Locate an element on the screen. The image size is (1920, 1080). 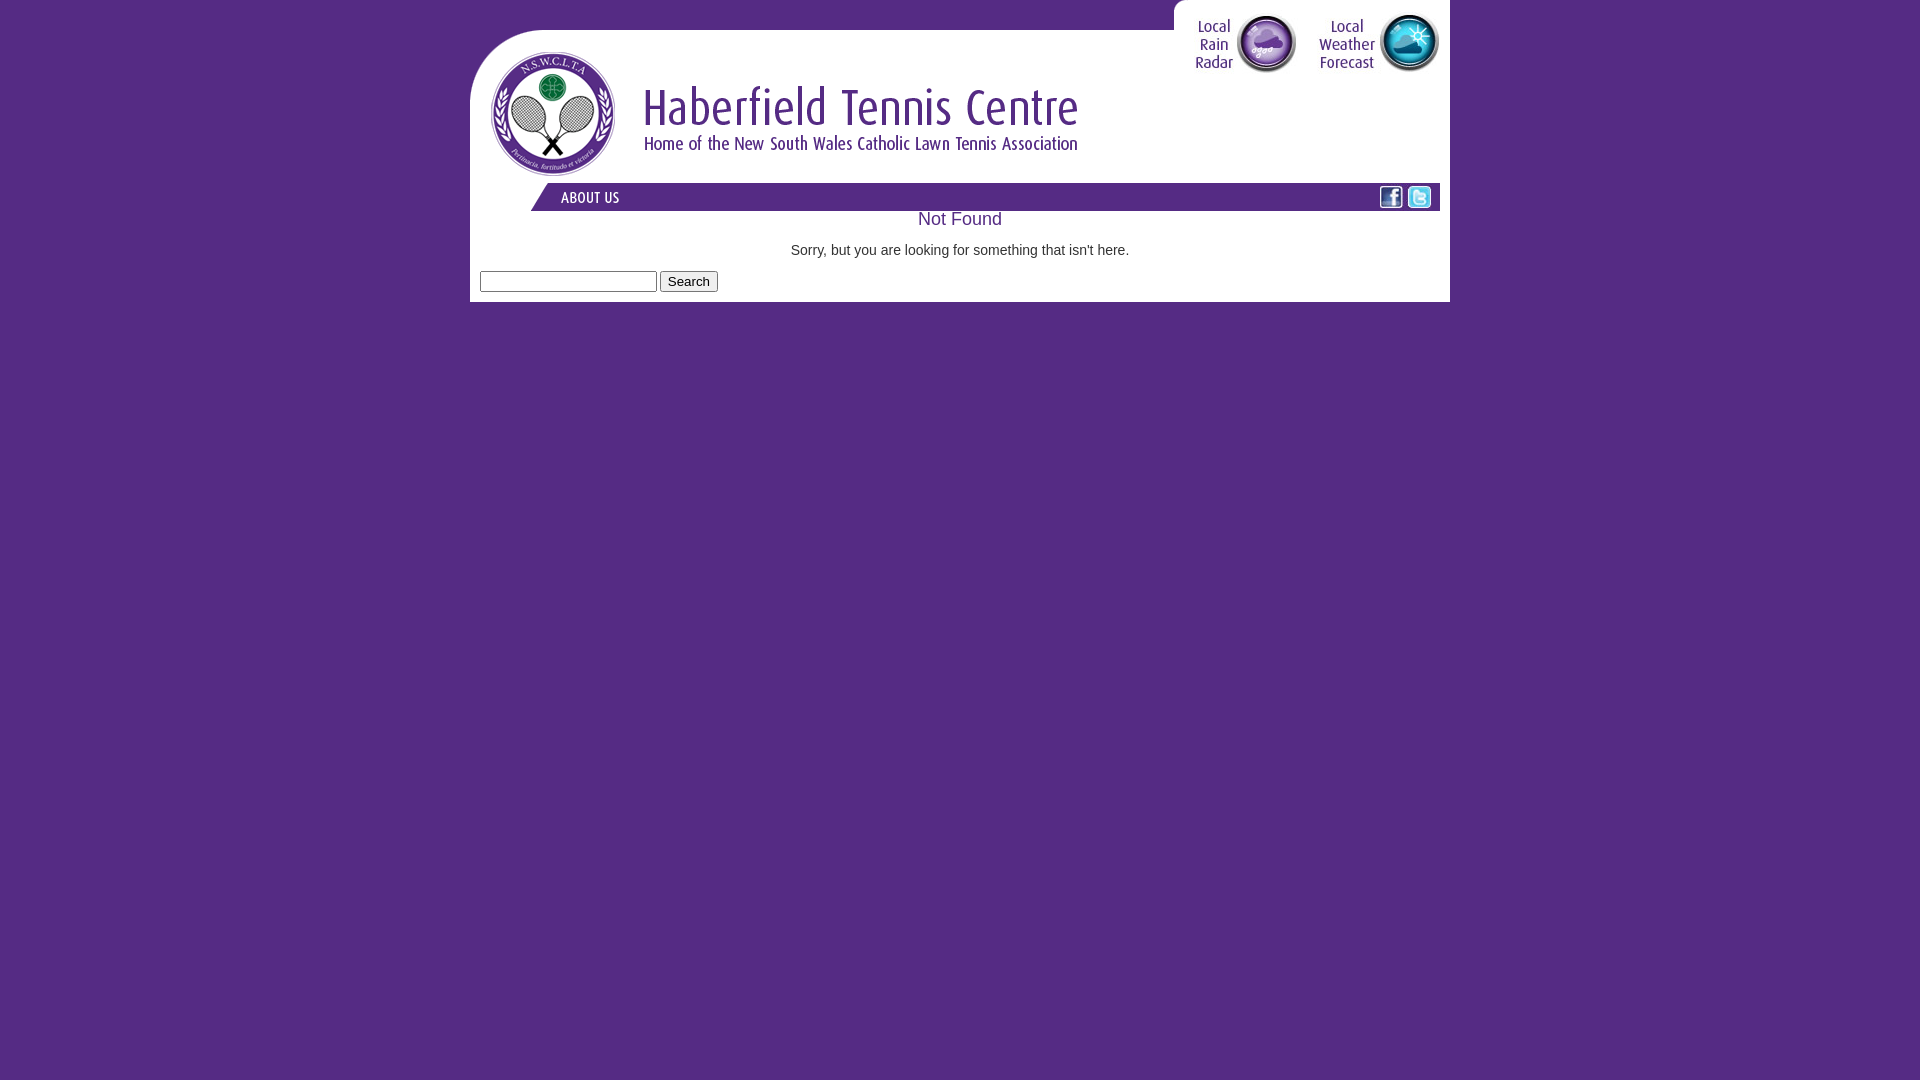
'Search' is located at coordinates (660, 281).